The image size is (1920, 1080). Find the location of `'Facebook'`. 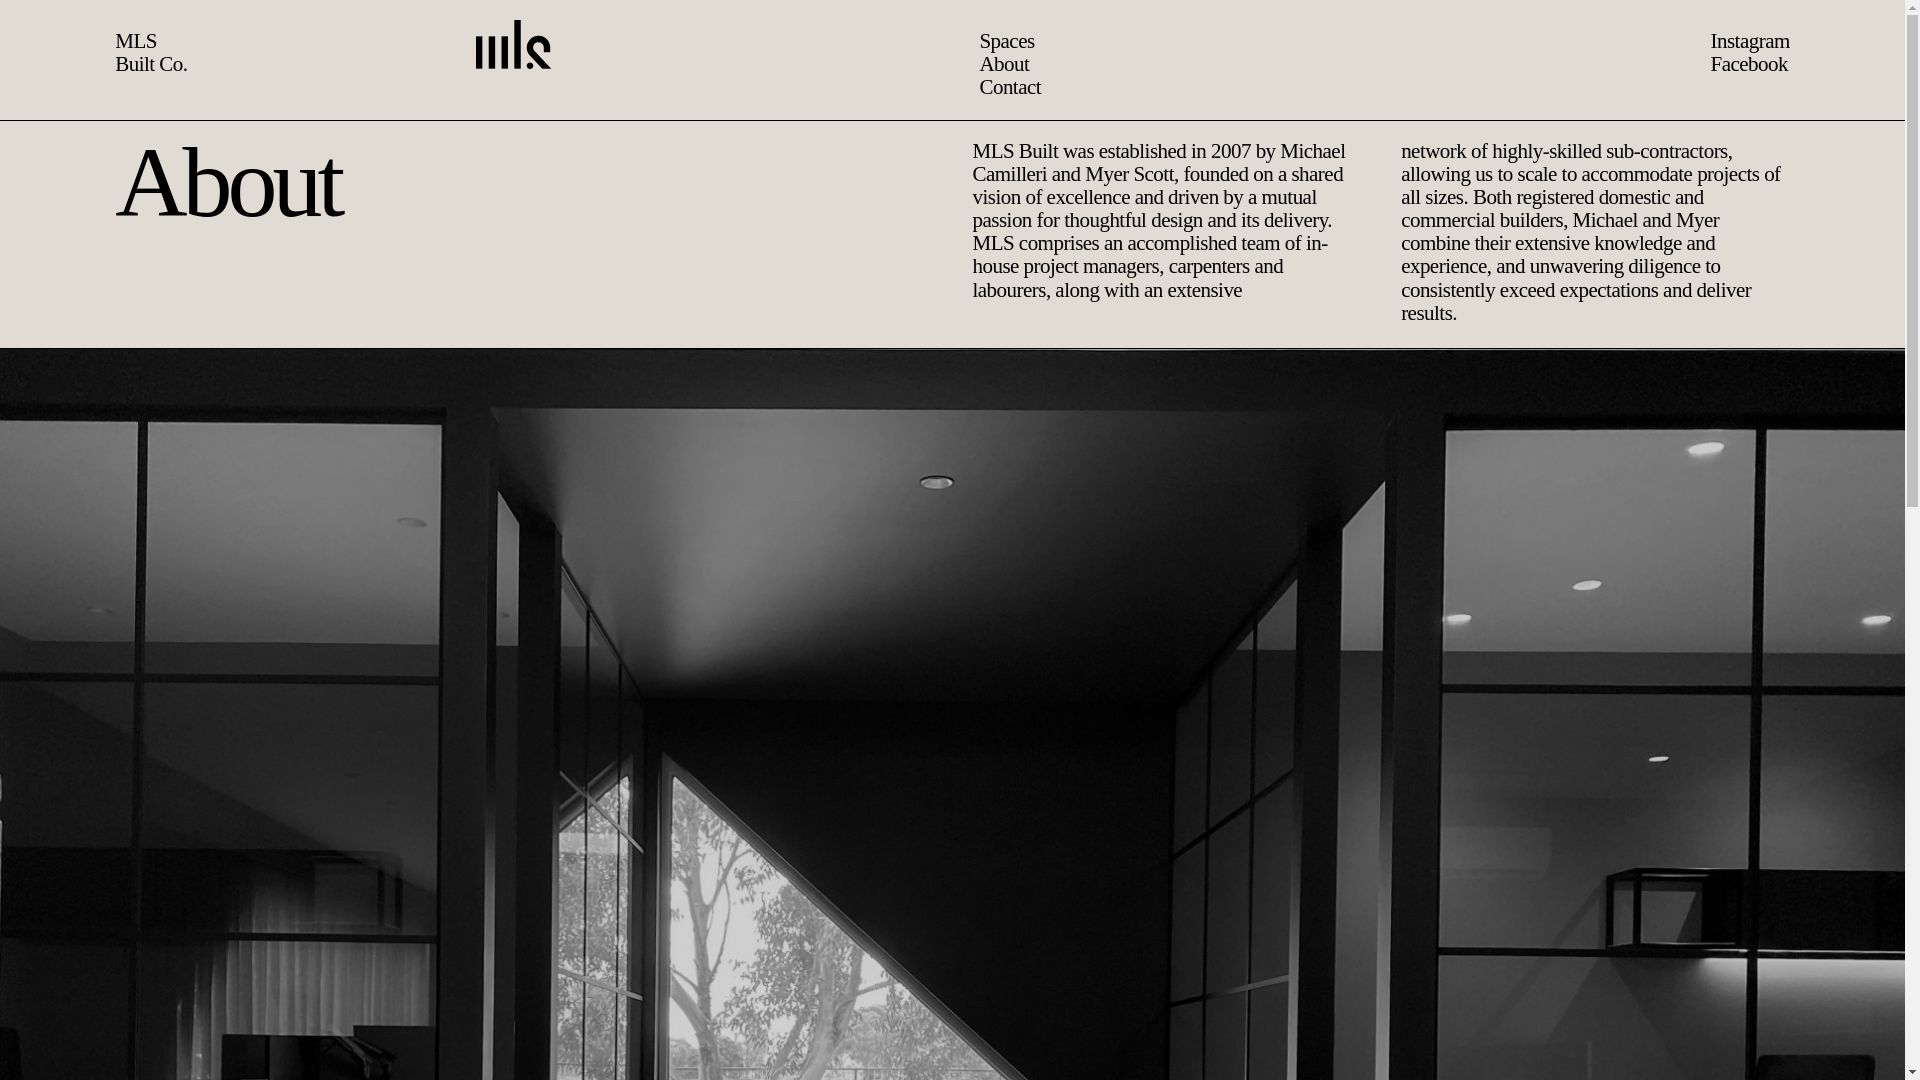

'Facebook' is located at coordinates (1747, 63).